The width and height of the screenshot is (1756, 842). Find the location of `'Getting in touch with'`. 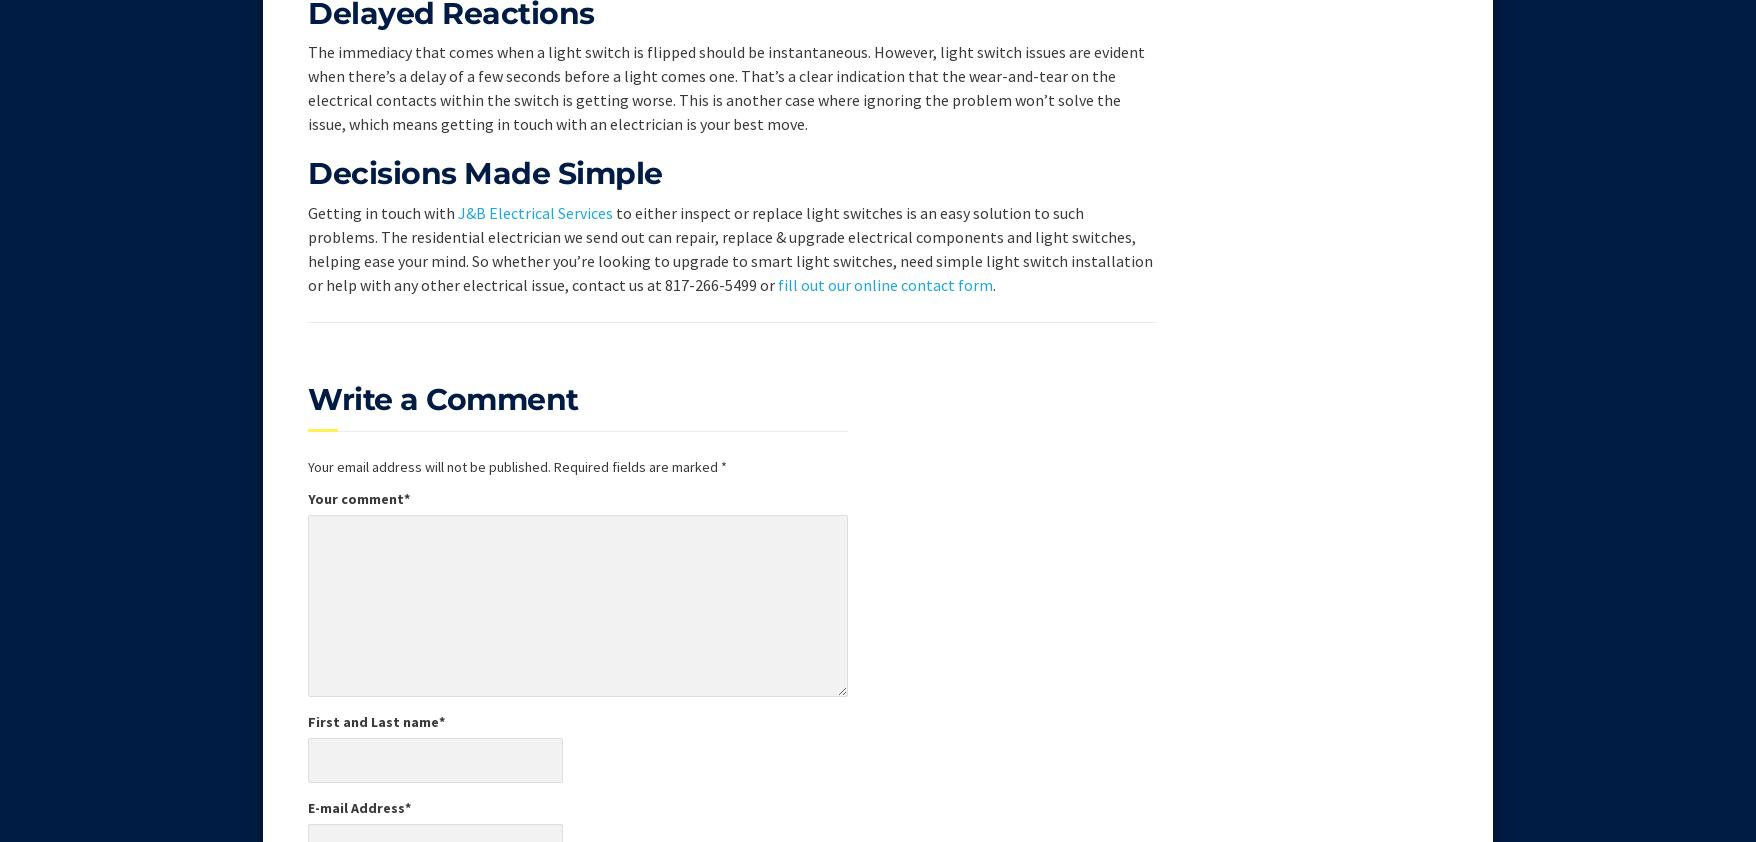

'Getting in touch with' is located at coordinates (381, 212).